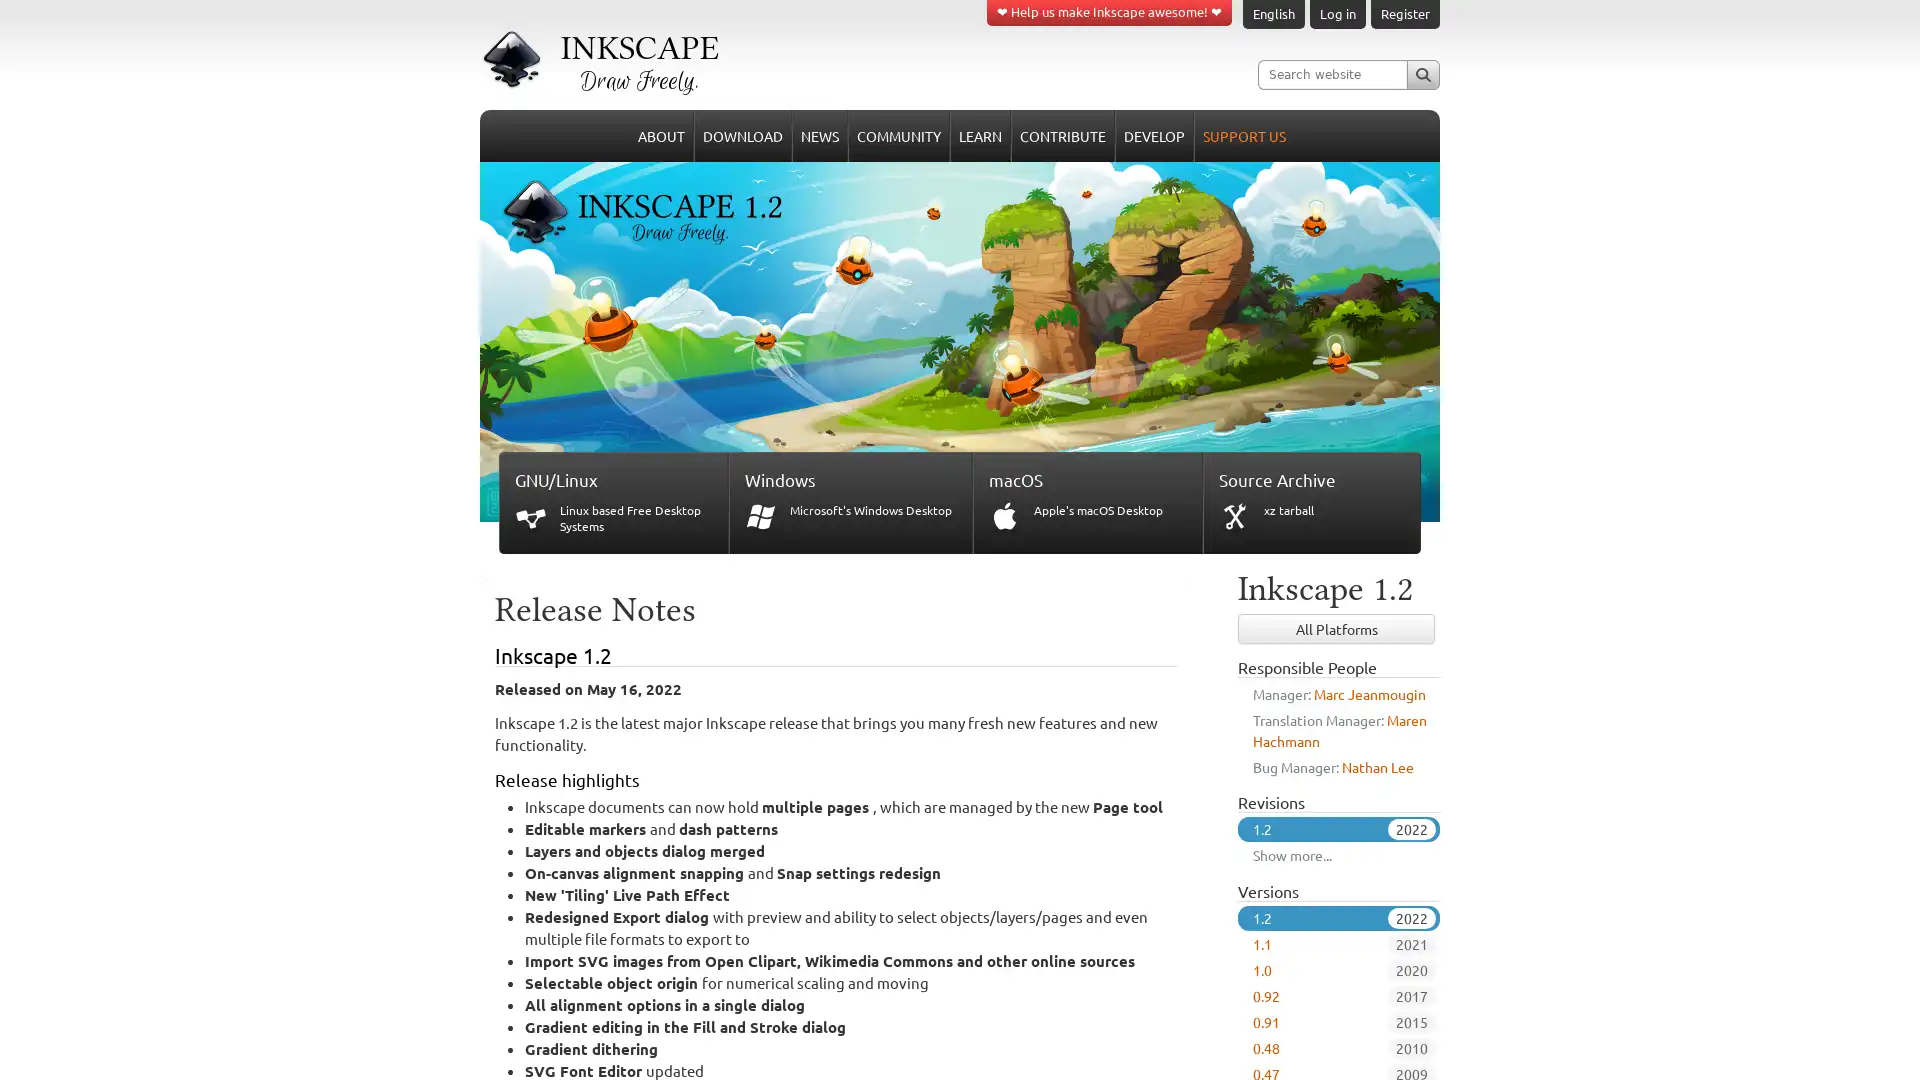 This screenshot has height=1080, width=1920. I want to click on Search, so click(1422, 73).